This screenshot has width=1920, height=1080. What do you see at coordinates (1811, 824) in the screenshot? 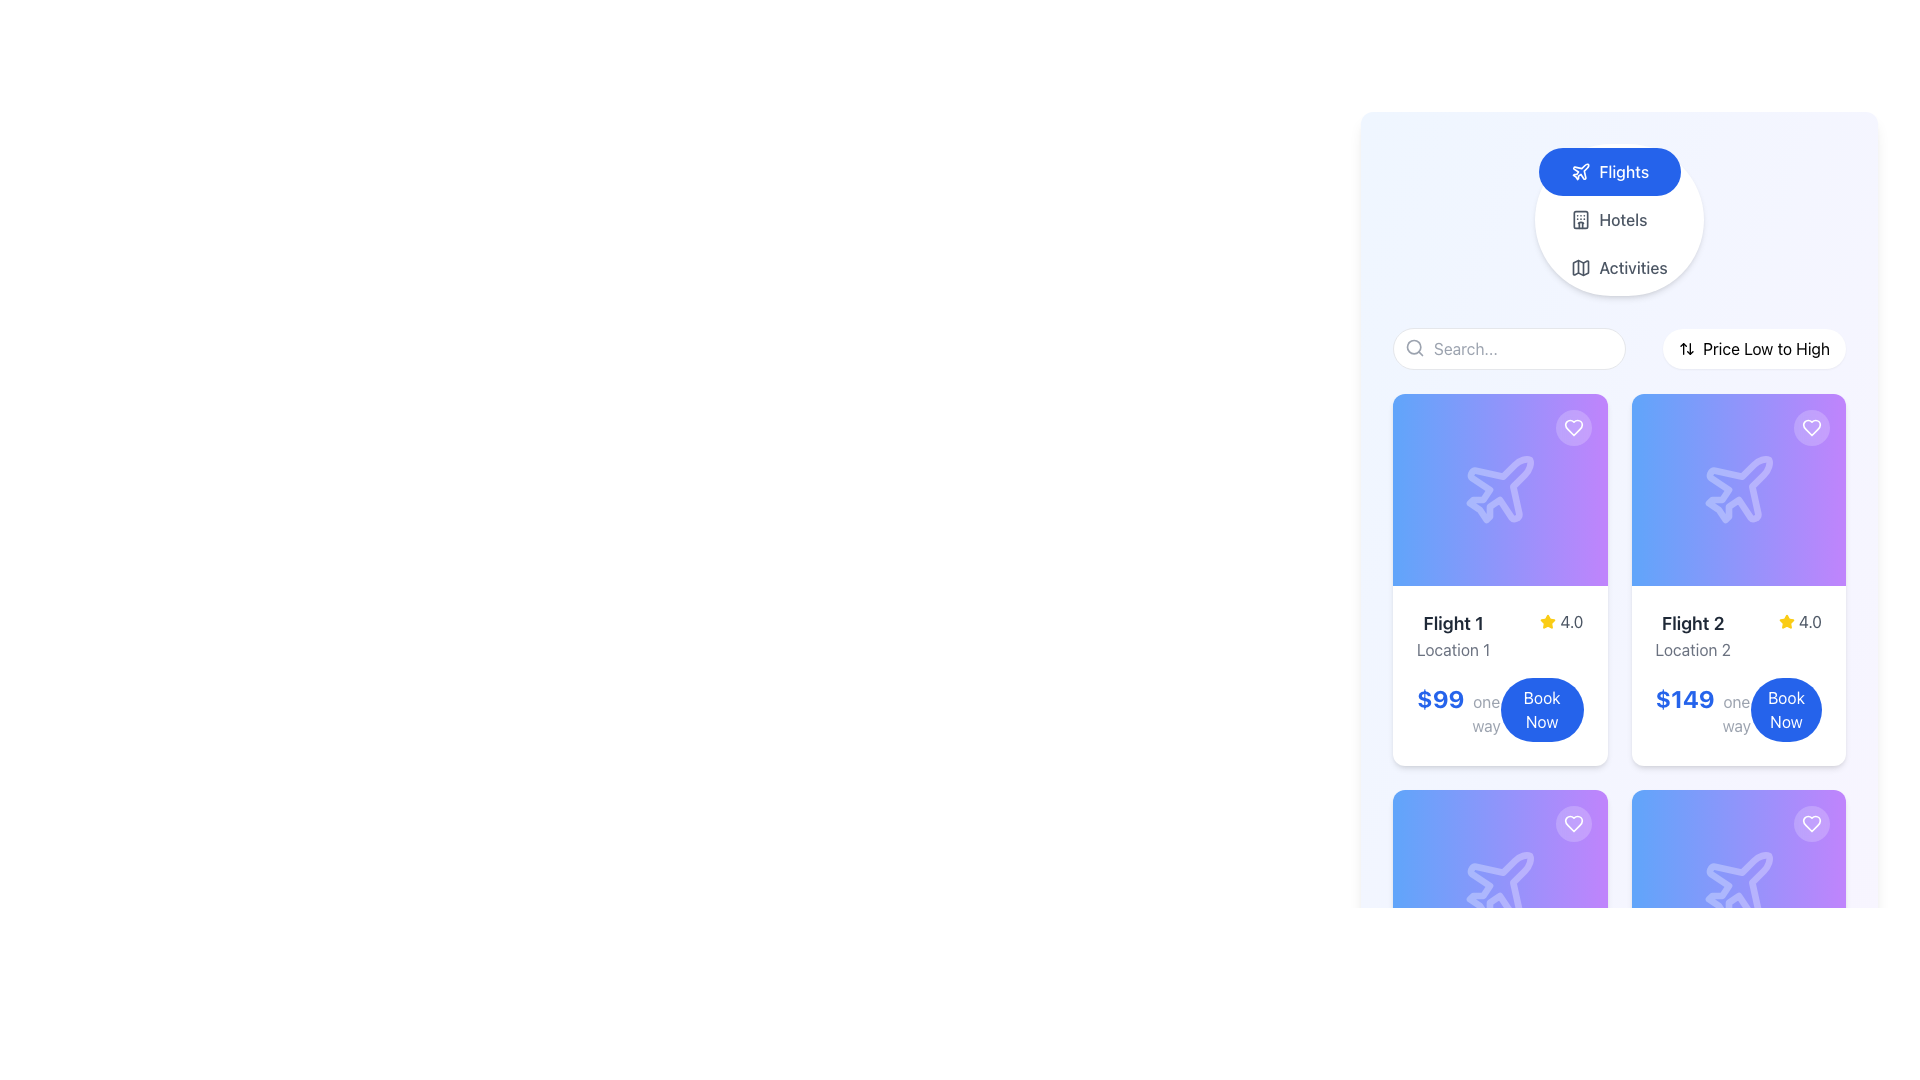
I see `the heart-shaped icon in the top-right corner of the second card in the second row` at bounding box center [1811, 824].